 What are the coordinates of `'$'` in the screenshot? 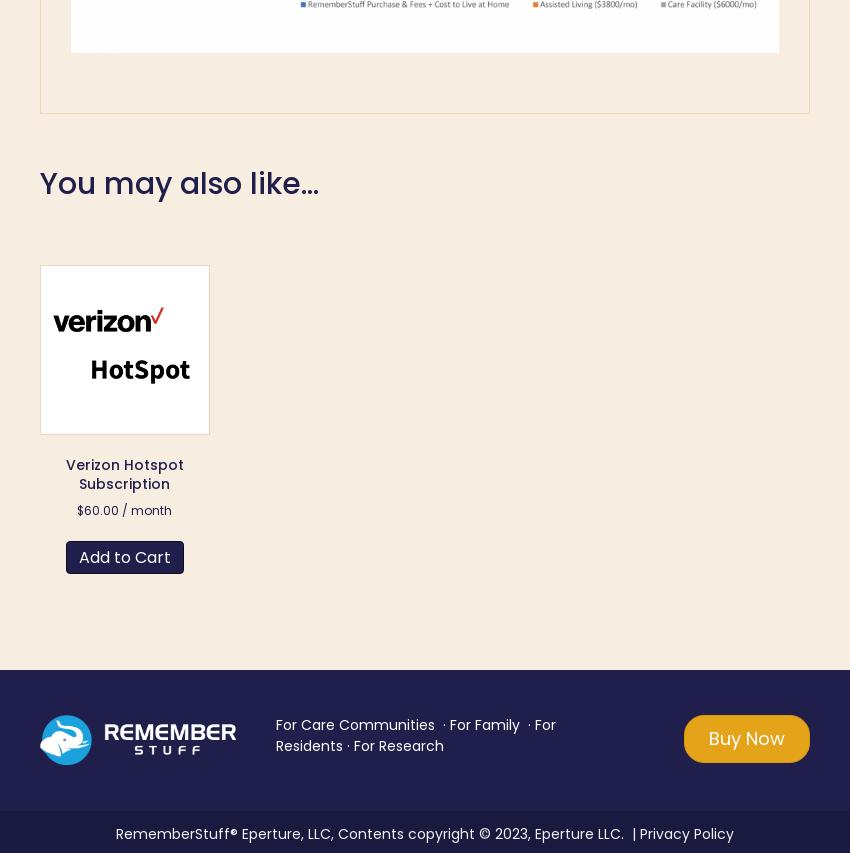 It's located at (80, 509).